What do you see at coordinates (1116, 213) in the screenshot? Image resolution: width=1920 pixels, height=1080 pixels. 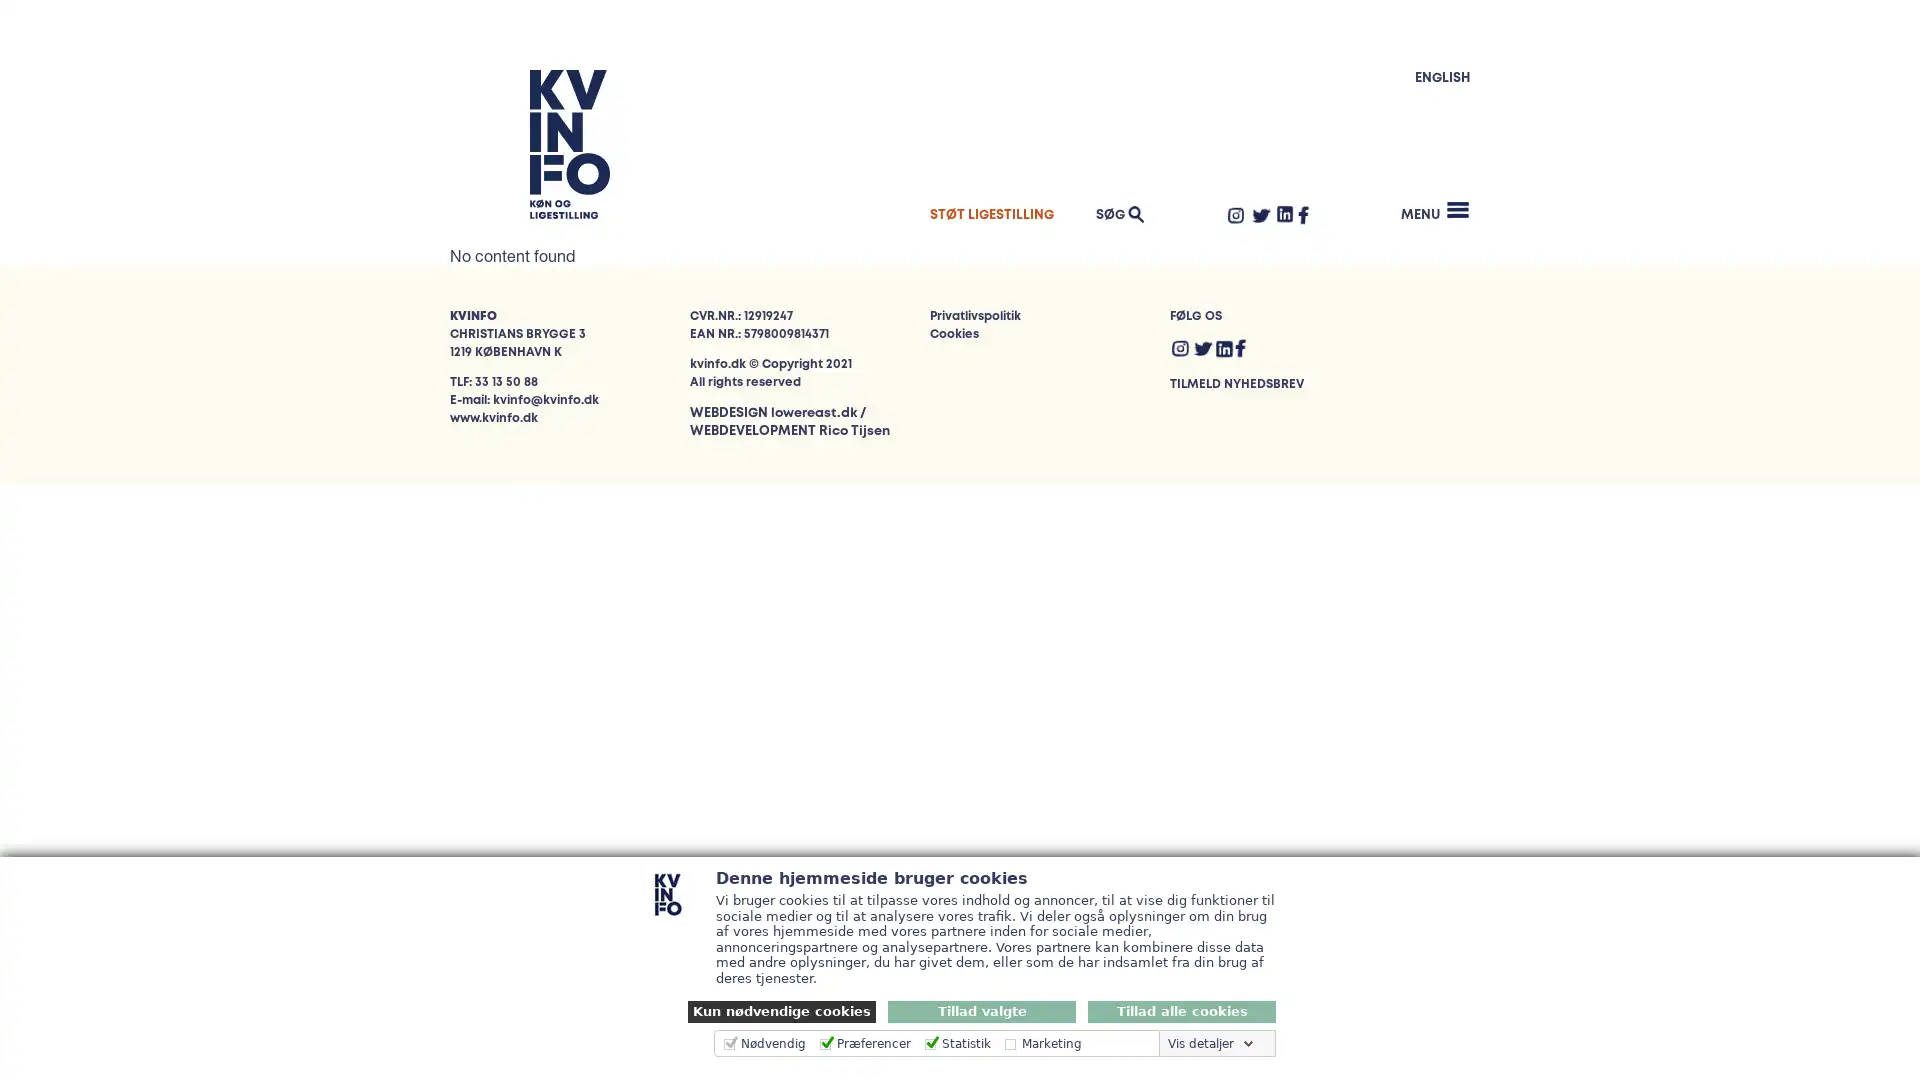 I see `SG` at bounding box center [1116, 213].